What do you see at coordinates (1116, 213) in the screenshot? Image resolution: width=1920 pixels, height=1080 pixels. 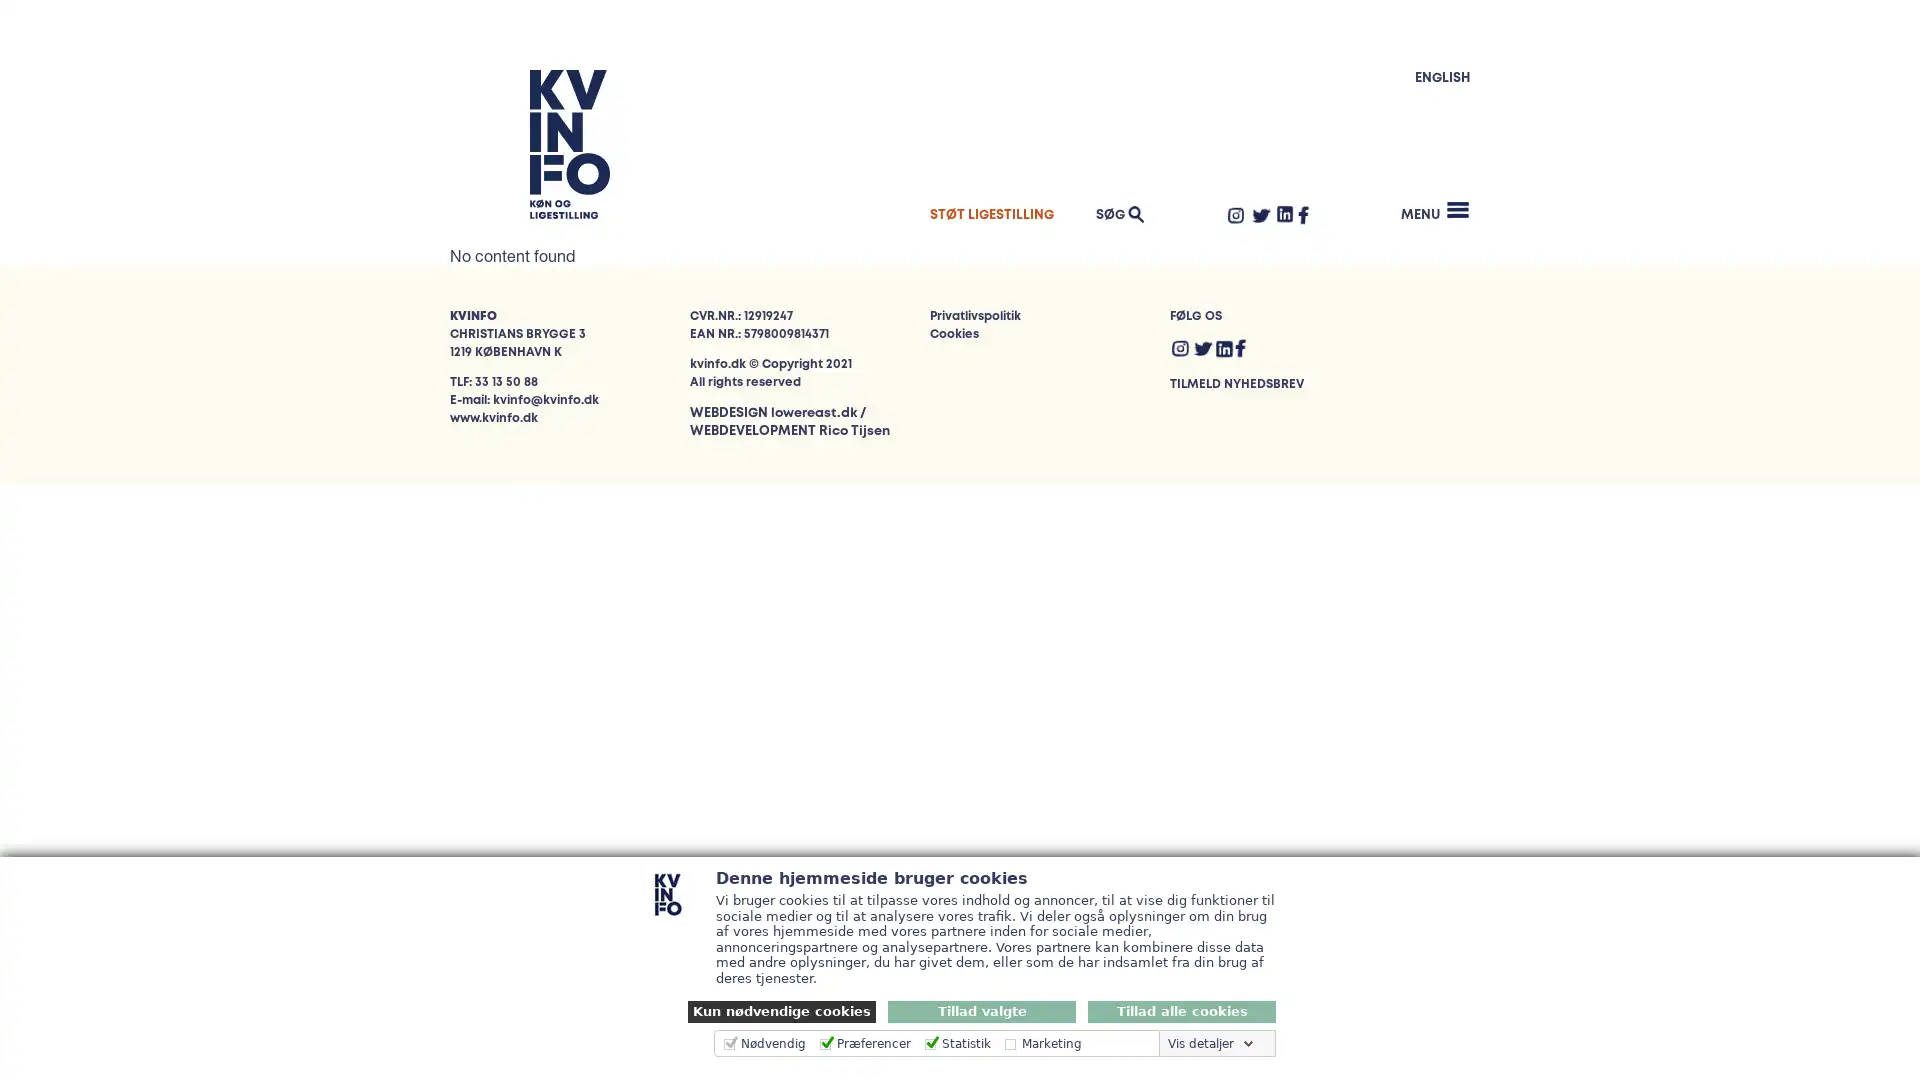 I see `SG` at bounding box center [1116, 213].